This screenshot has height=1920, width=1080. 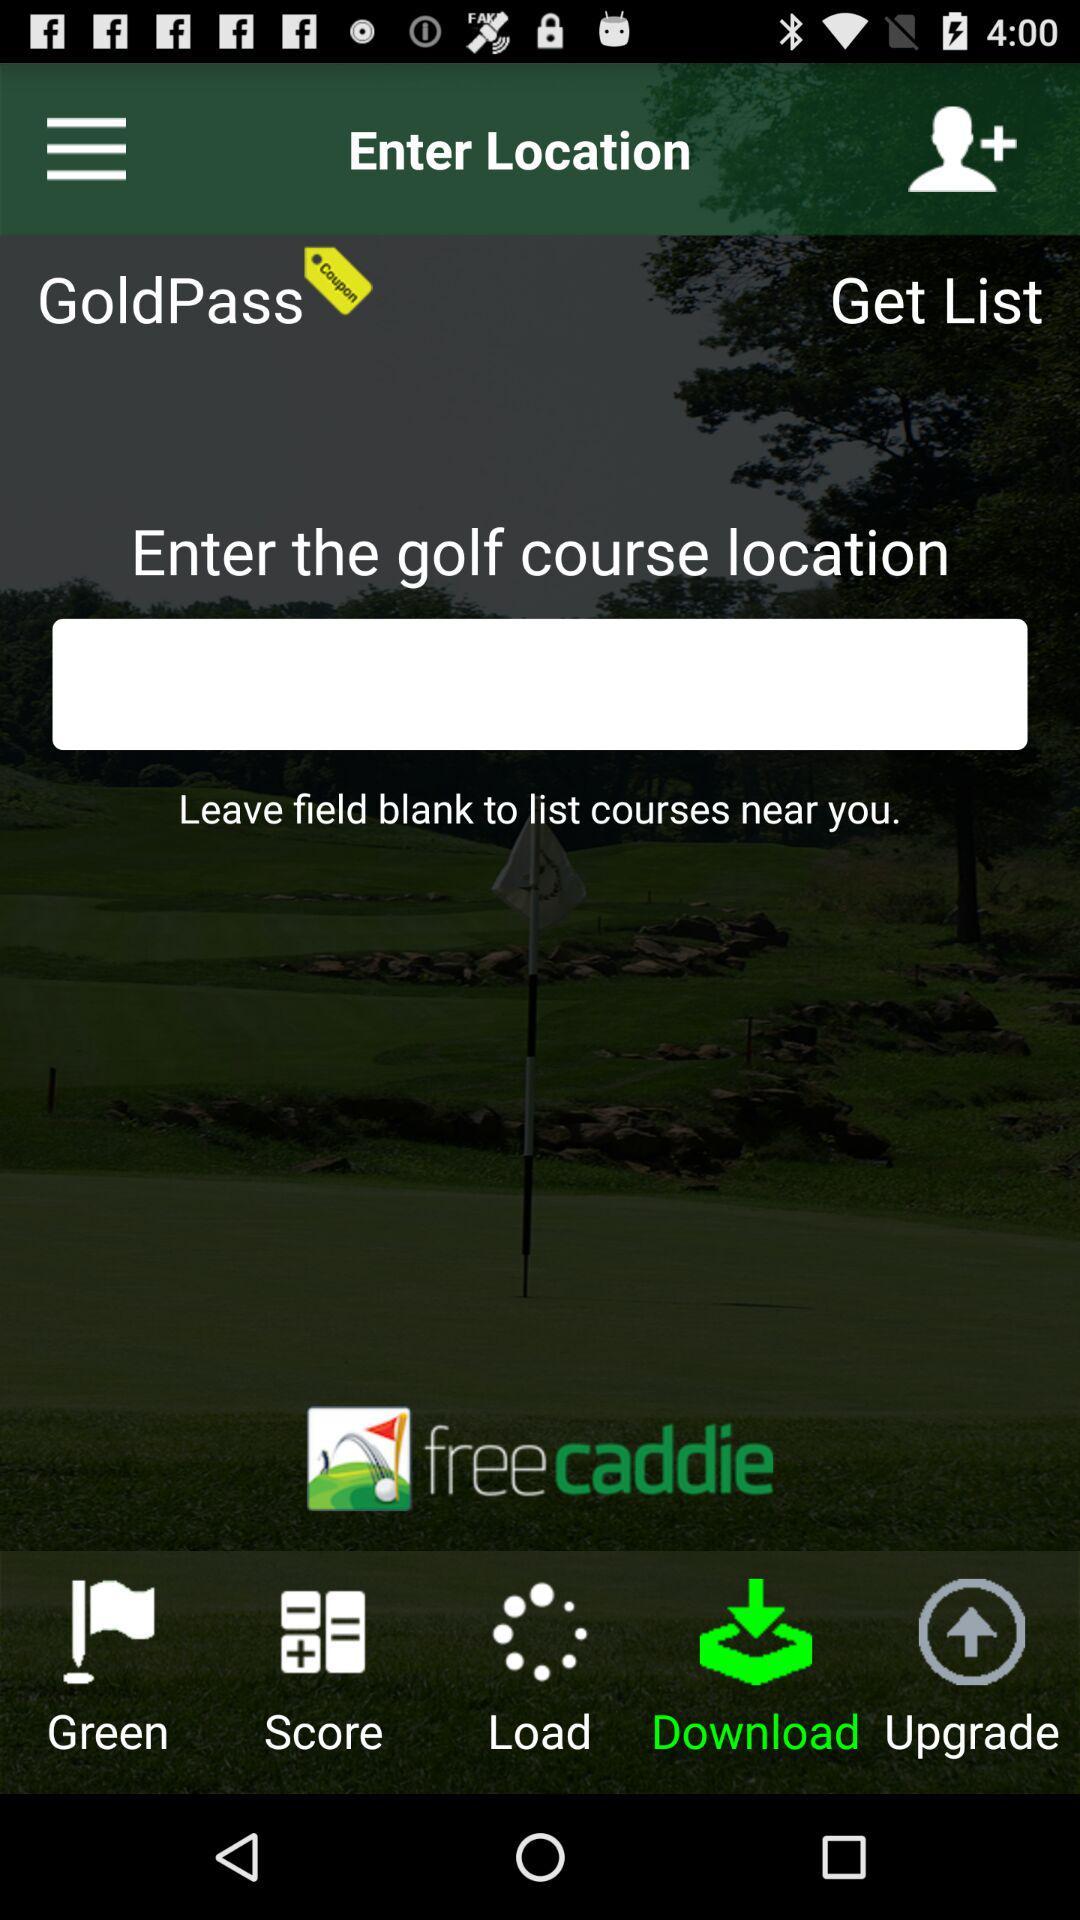 What do you see at coordinates (77, 148) in the screenshot?
I see `bookmark option` at bounding box center [77, 148].